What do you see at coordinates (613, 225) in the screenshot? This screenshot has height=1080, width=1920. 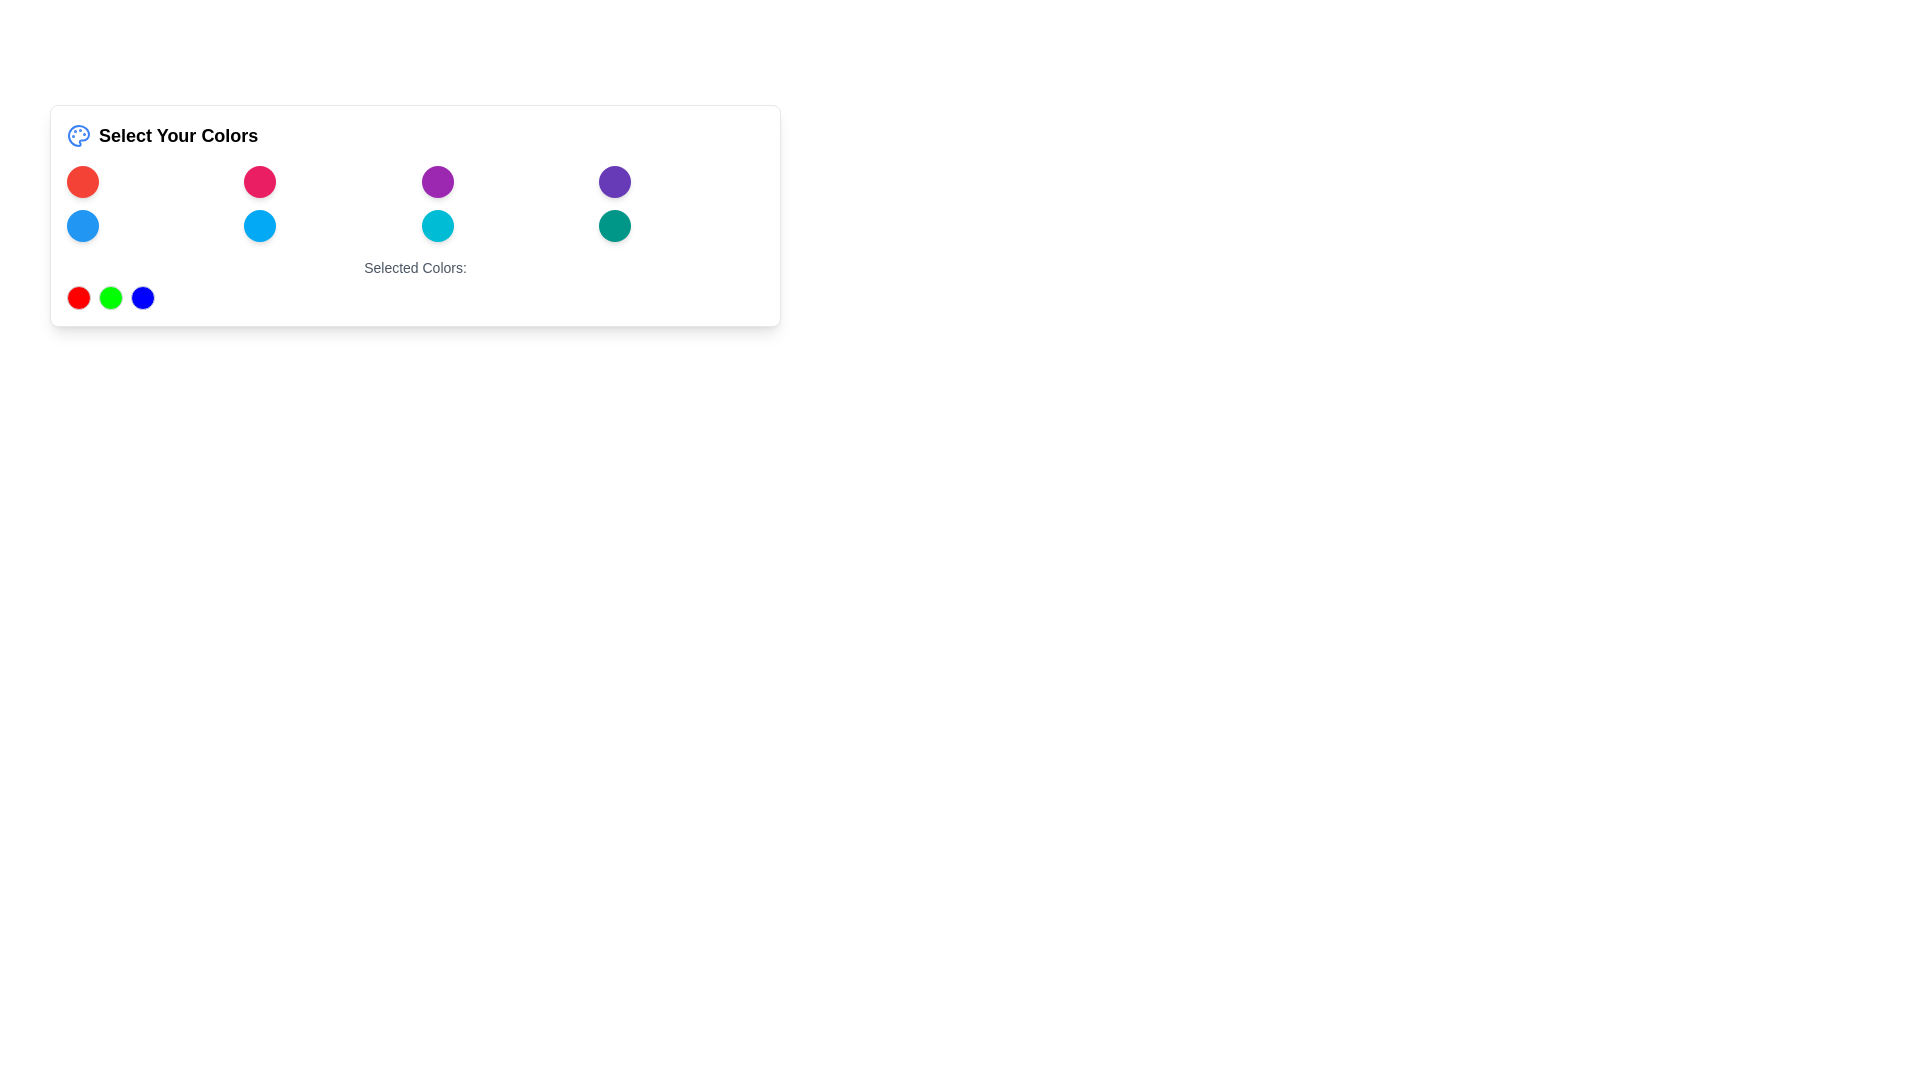 I see `the eighth circular button with a teal background color` at bounding box center [613, 225].